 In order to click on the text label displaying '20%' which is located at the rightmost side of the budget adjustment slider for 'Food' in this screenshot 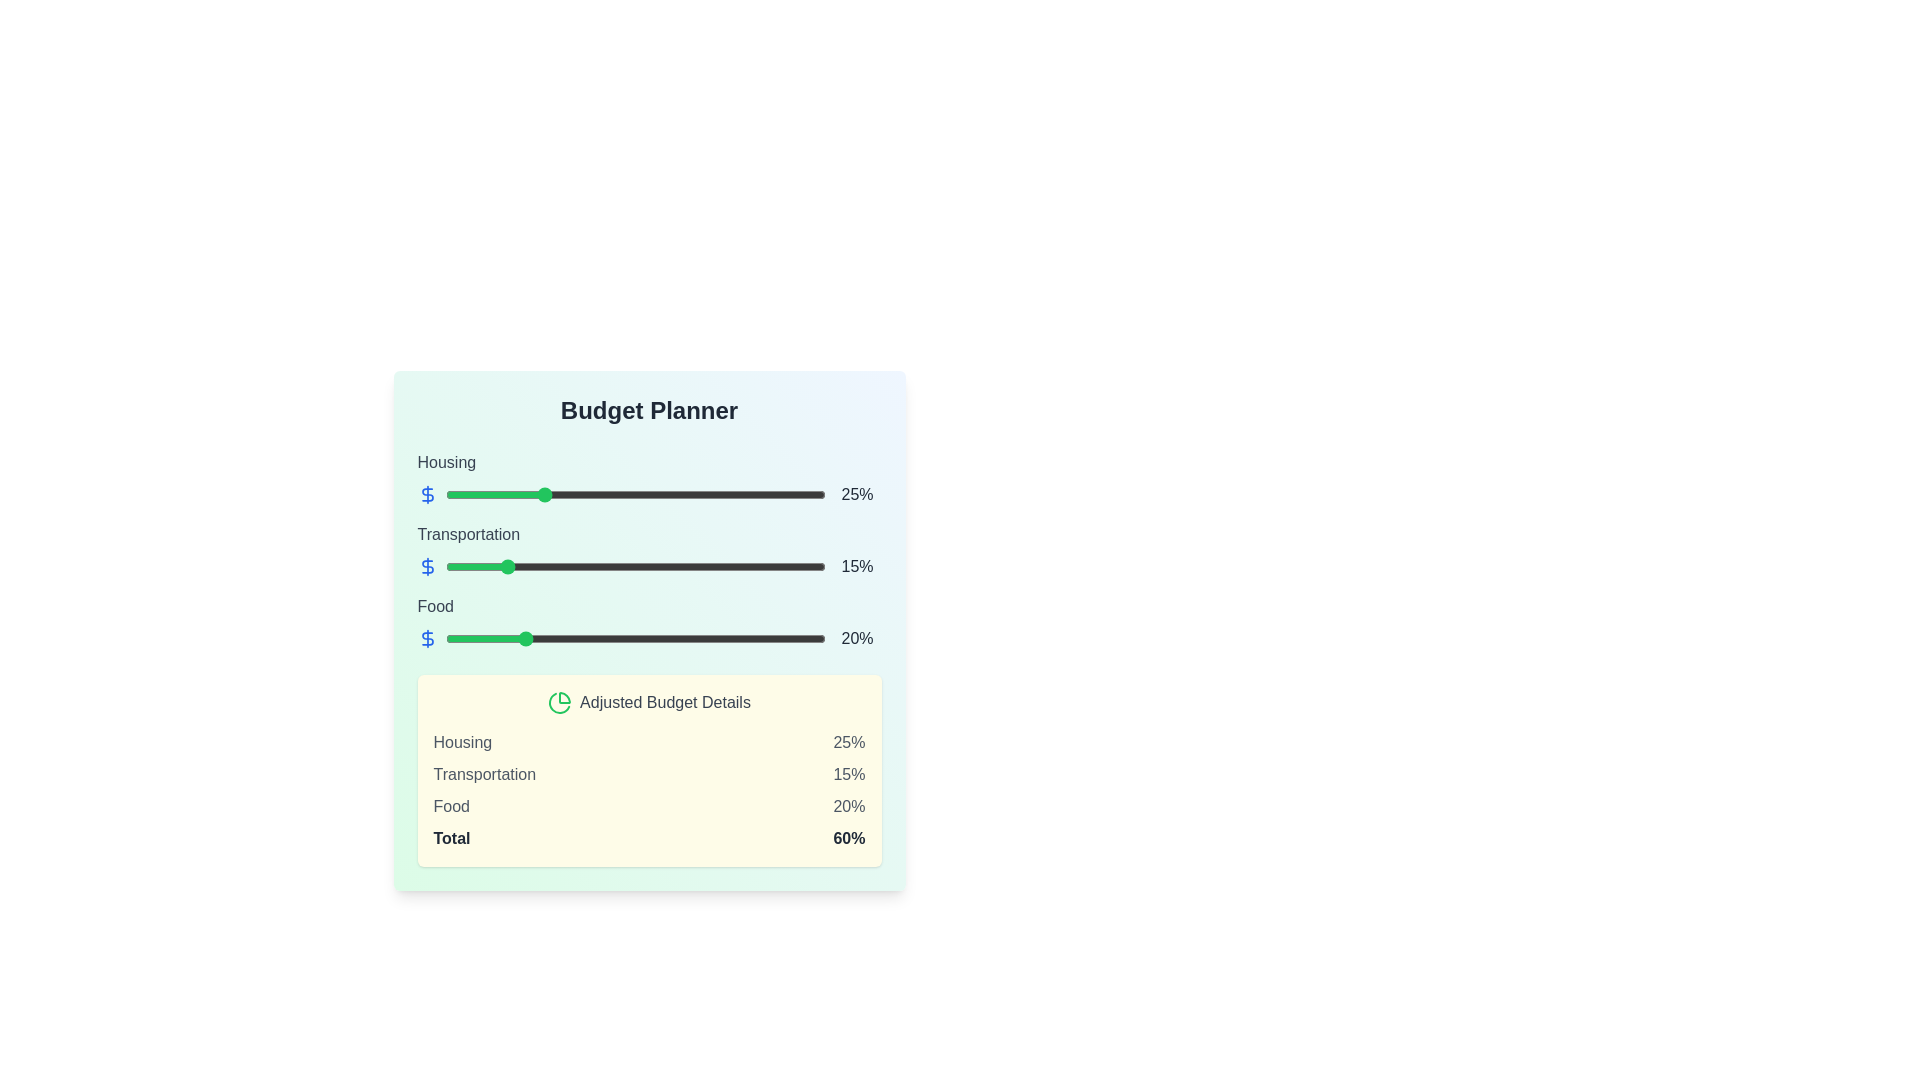, I will do `click(857, 639)`.